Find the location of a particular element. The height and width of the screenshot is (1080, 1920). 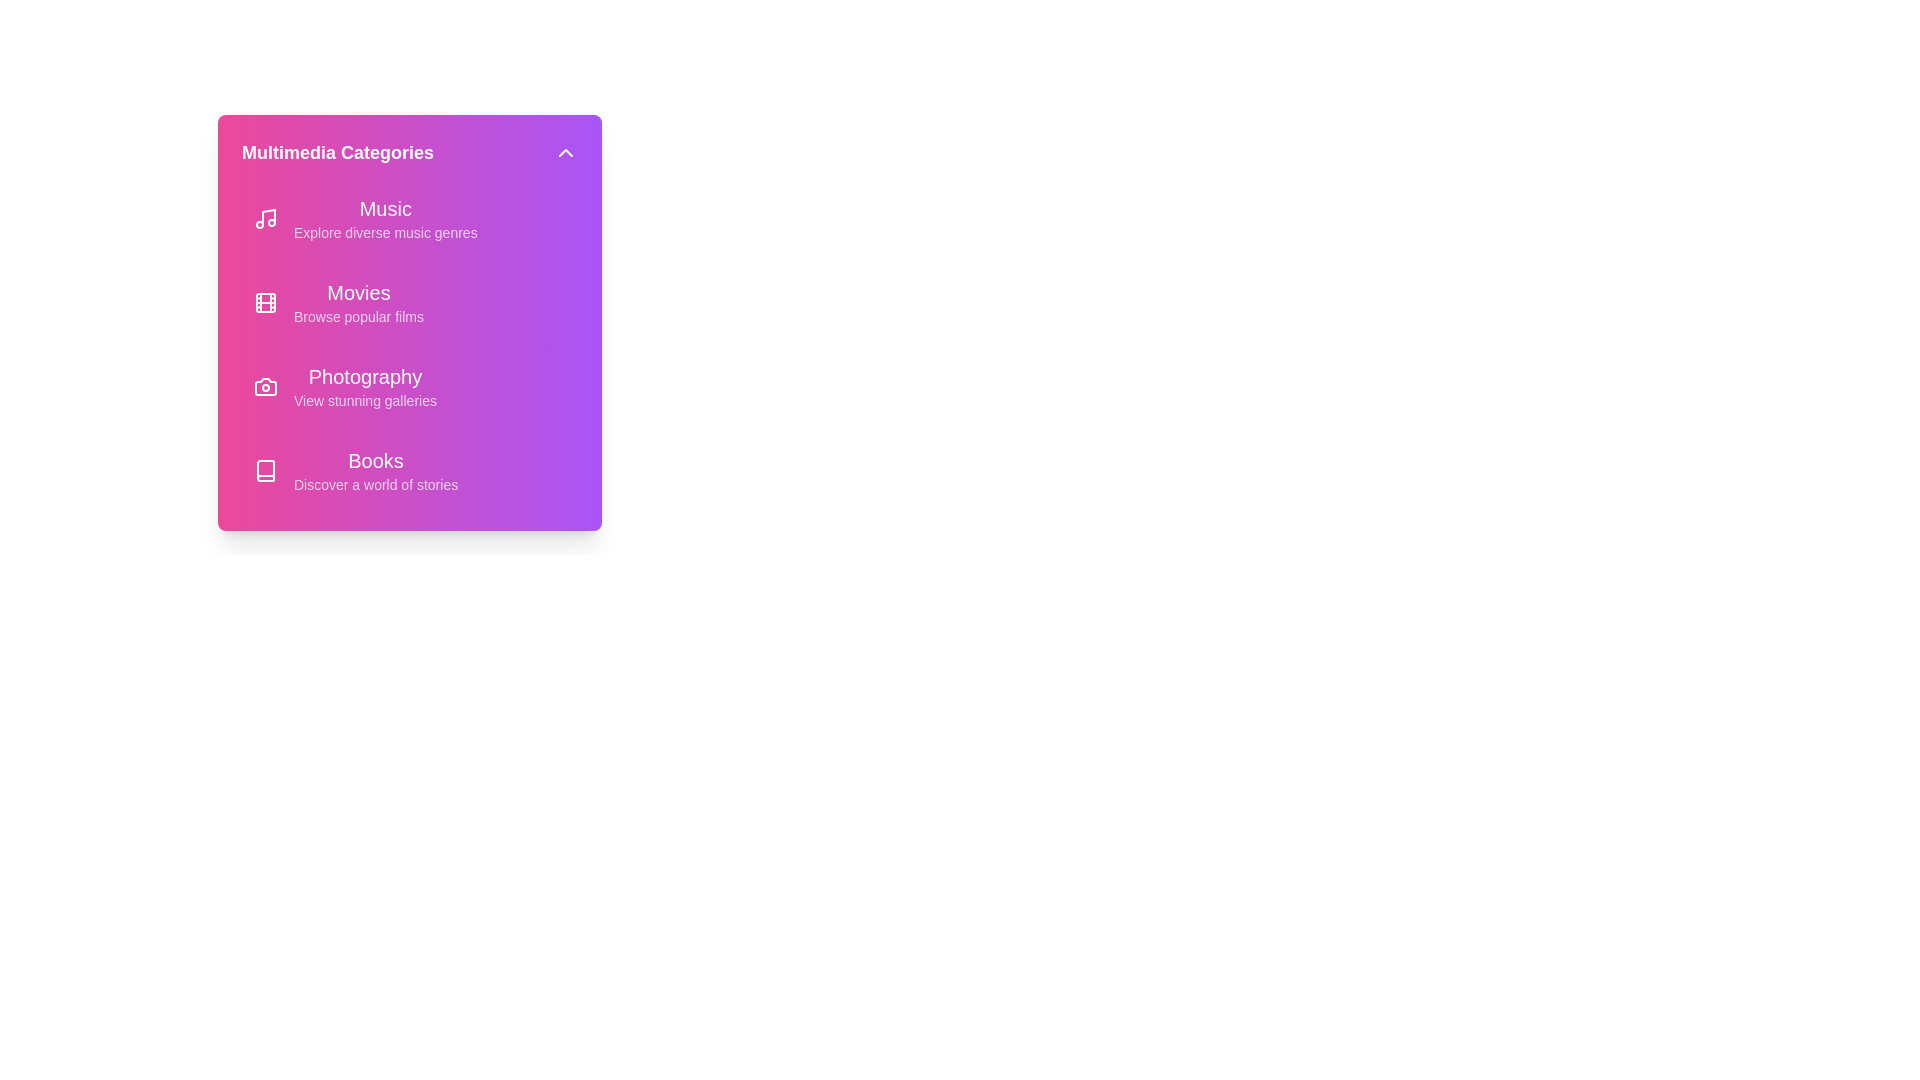

the menu item corresponding to Music is located at coordinates (408, 219).